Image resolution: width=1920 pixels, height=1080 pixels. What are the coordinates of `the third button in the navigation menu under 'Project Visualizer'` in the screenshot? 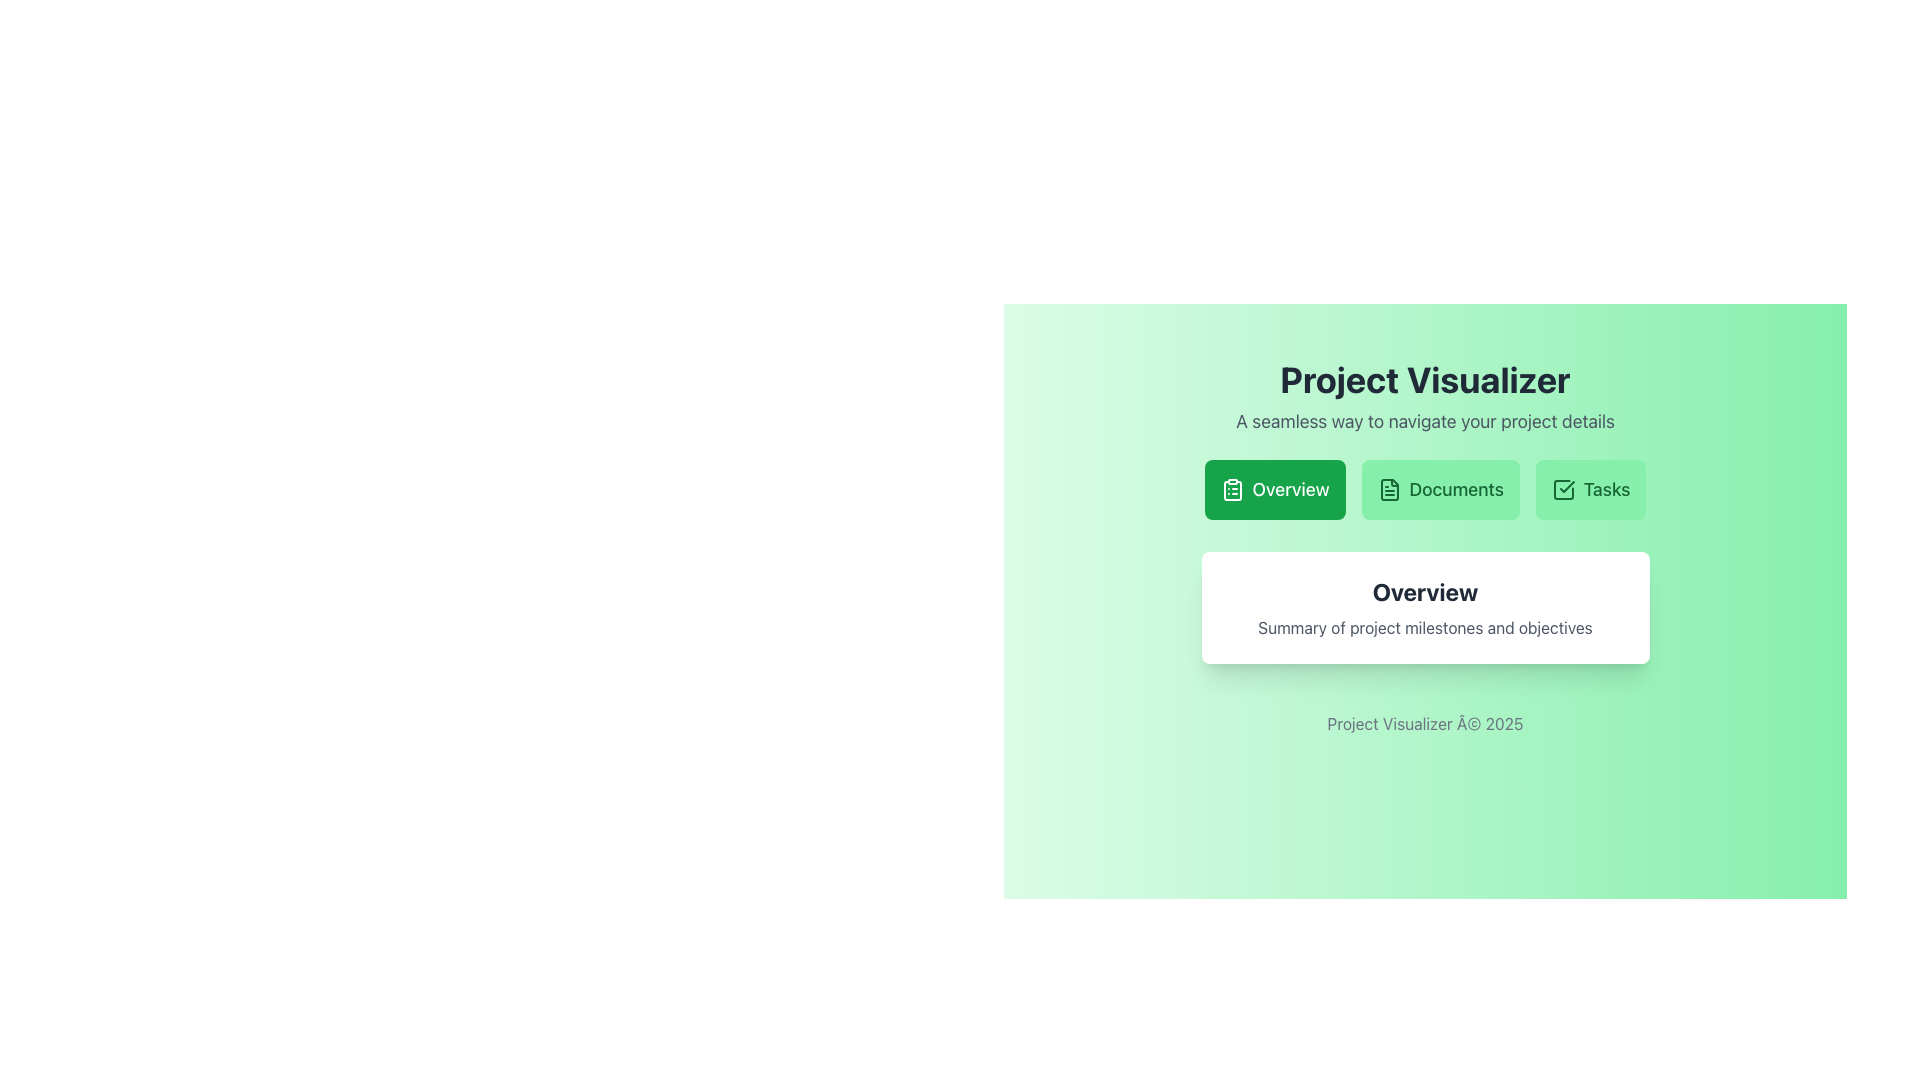 It's located at (1590, 489).